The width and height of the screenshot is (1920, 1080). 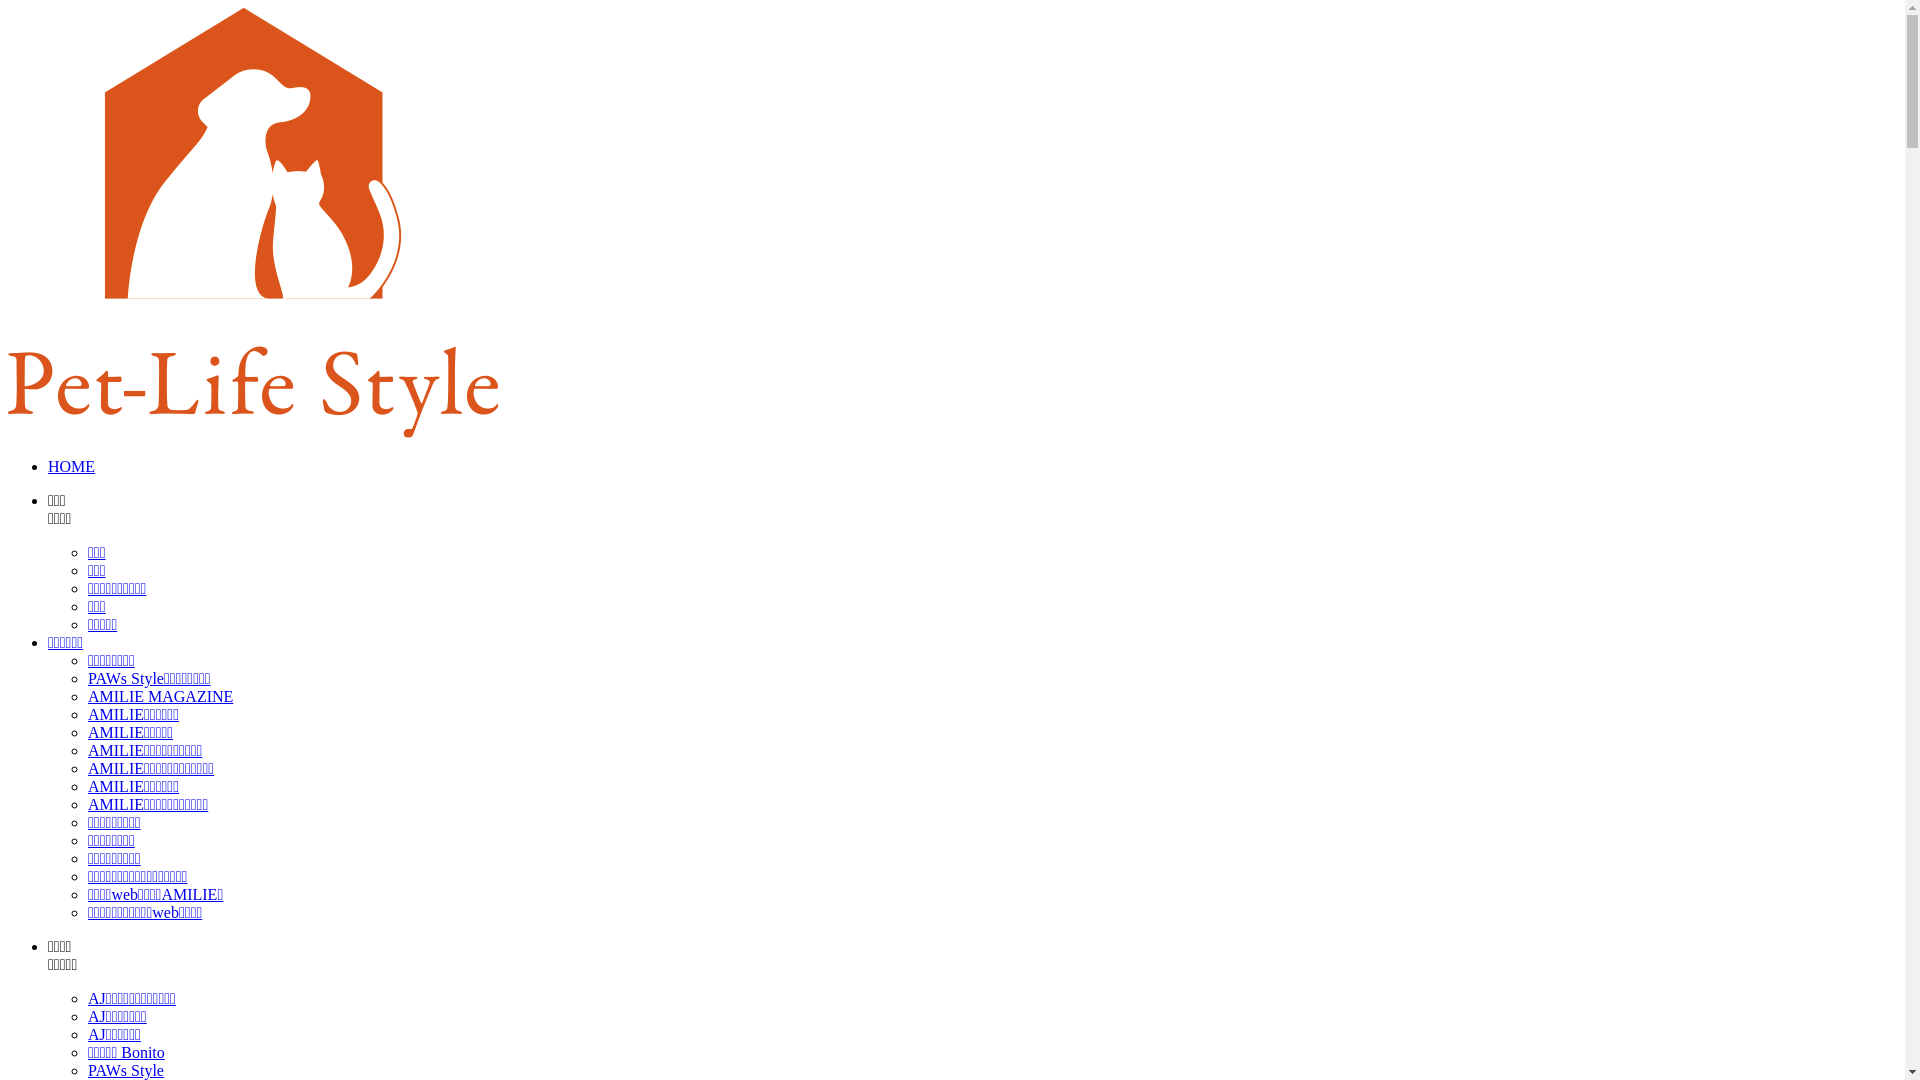 What do you see at coordinates (86, 1069) in the screenshot?
I see `'PAWs Style'` at bounding box center [86, 1069].